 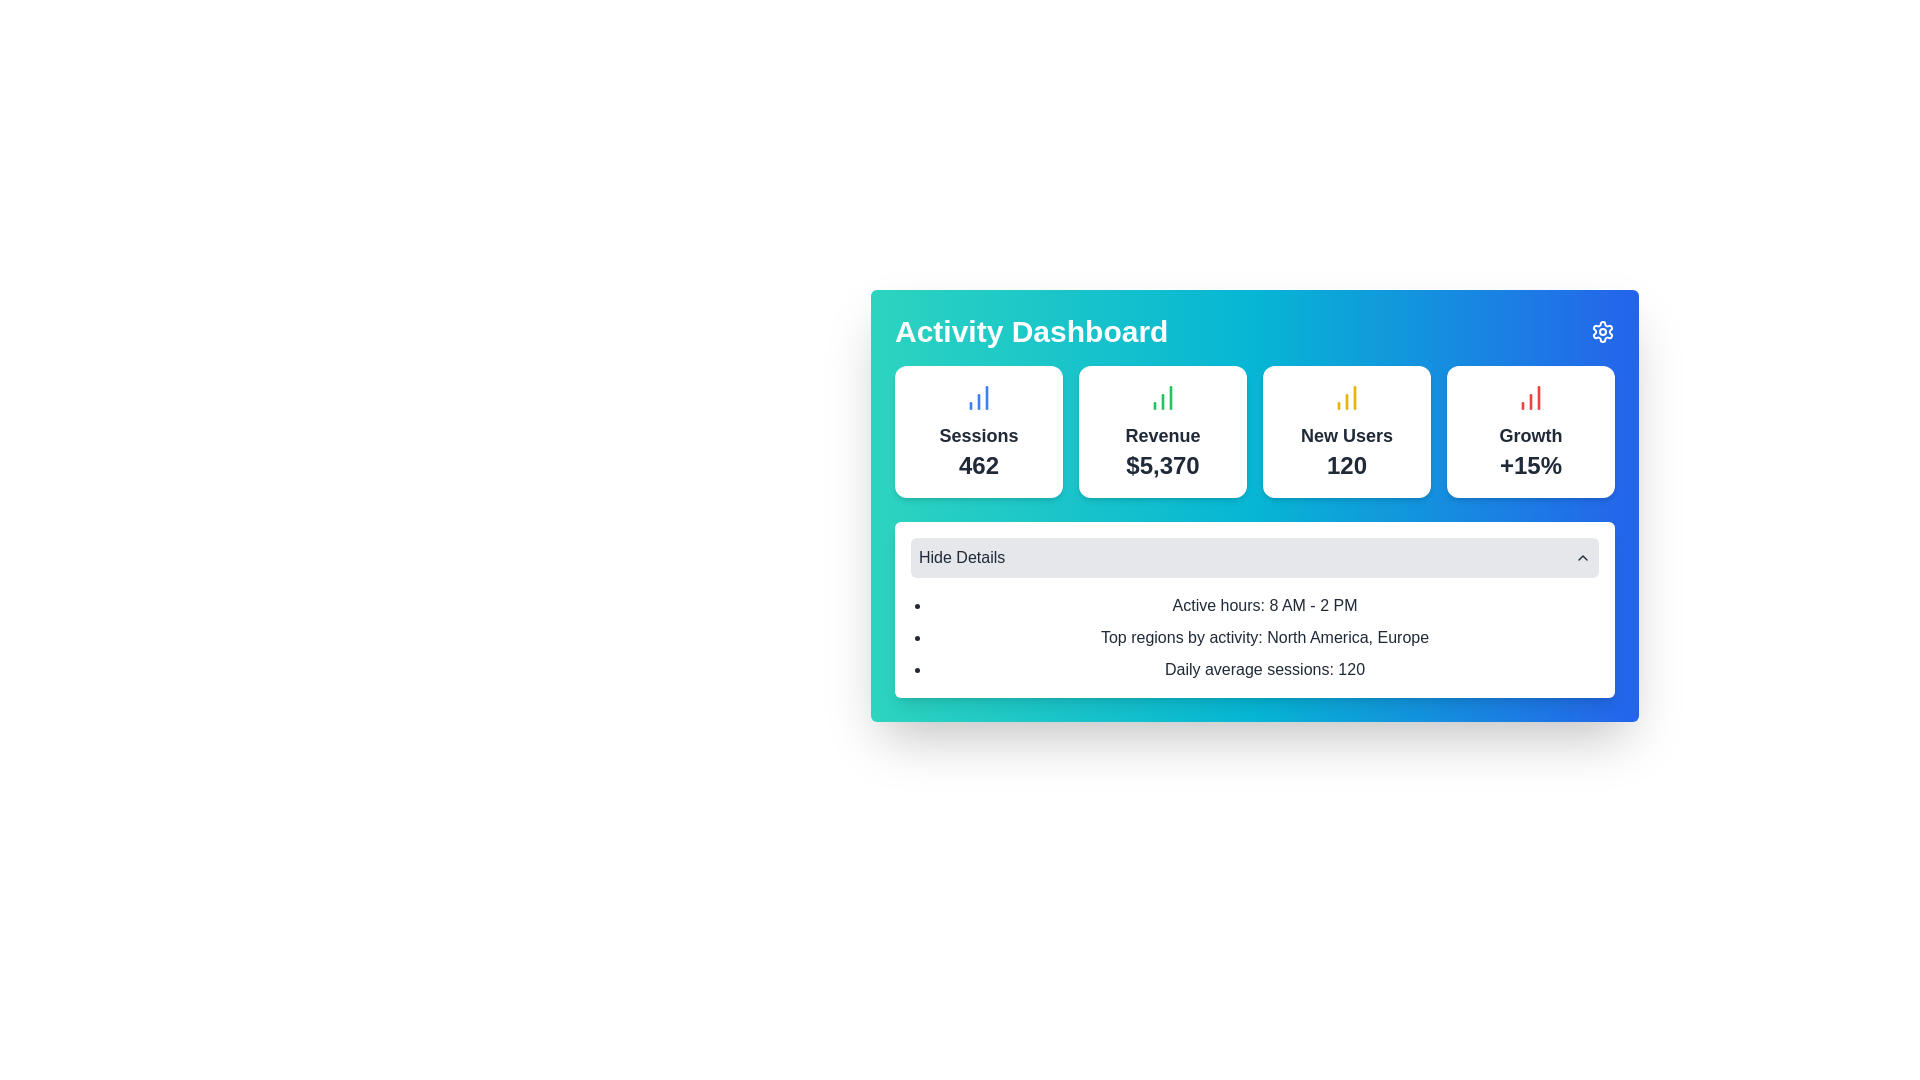 What do you see at coordinates (1530, 466) in the screenshot?
I see `the bold text label displaying '+15%' in the 'Growth' section of the dashboard, which is positioned below the 'Growth' text` at bounding box center [1530, 466].